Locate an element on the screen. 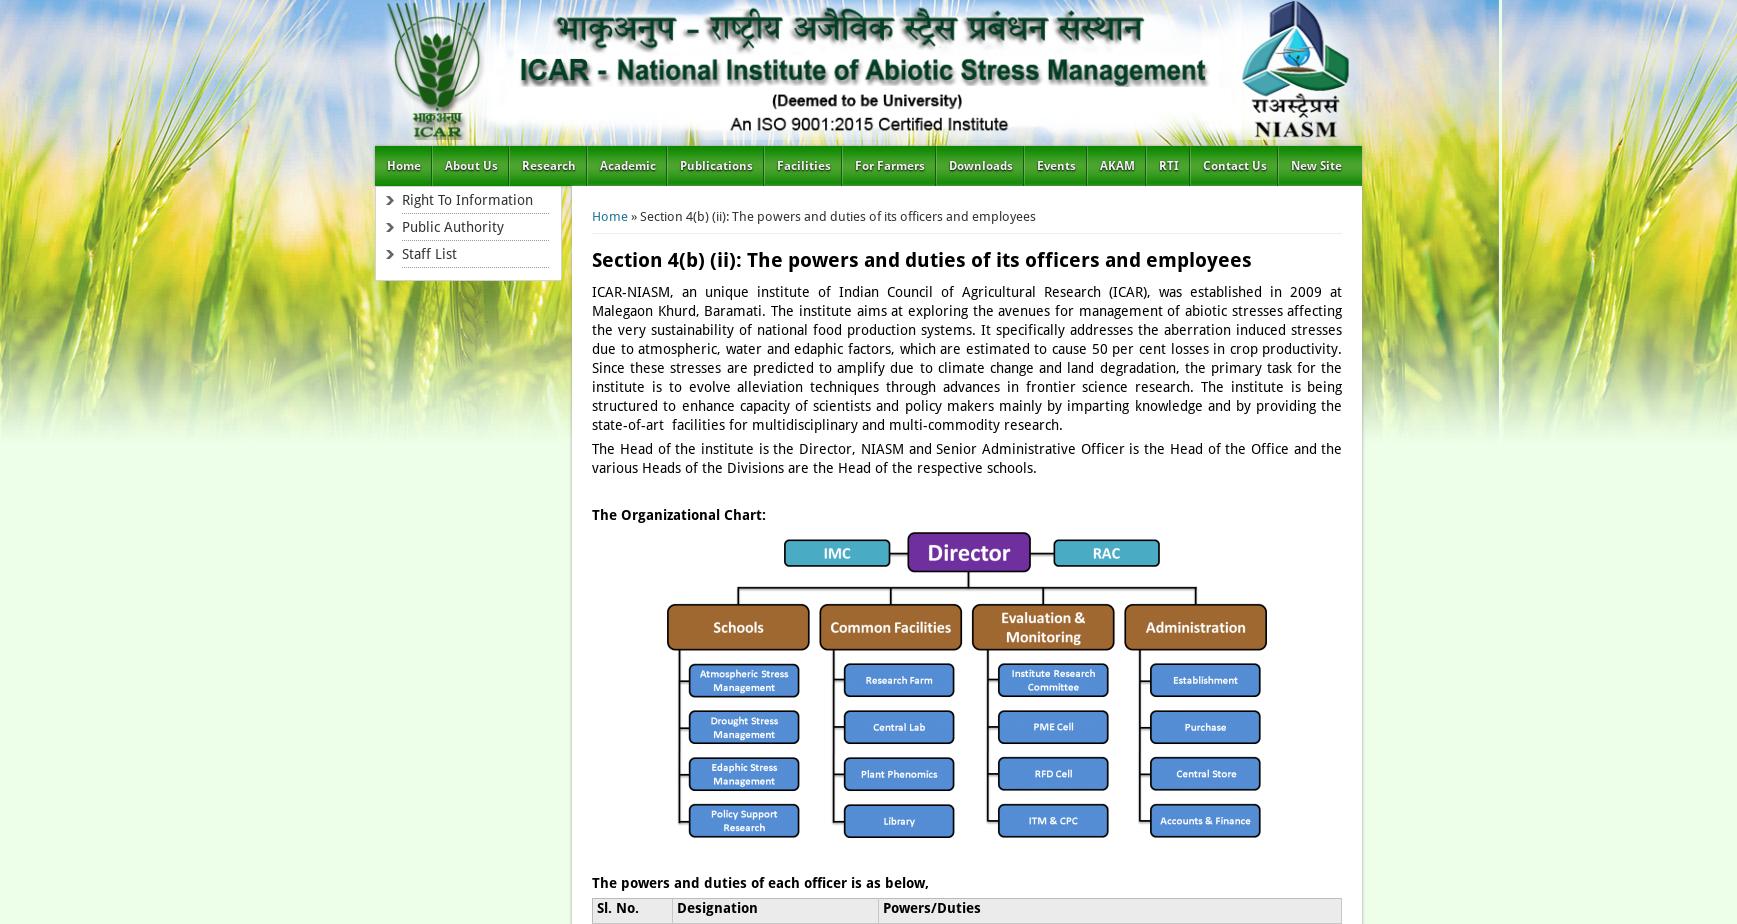 The height and width of the screenshot is (924, 1737). 'ICAR-NIASM, an unique institute of Indian Council of Agricultural Research (ICAR), was established in 2009 at Malegaon Khurd, Baramati. The institute aims at exploring the avenues for management of abiotic stresses affecting the very sustainability of national food production systems. It specifically addresses the aberration induced stresses due to atmospheric, water and edaphic factors, which are estimated to cause 50 per cent losses in crop productivity. Since these stresses are predicted to amplify due to climate change and land degradation, the primary task for the institute is to evolve alleviation techniques through advances in frontier science research. The institute is being structured to enhance capacity of scientists and policy makers mainly by imparting knowledge and by providing the state-of-art  facilities for multidisciplinary and multi-commodity research.' is located at coordinates (966, 357).